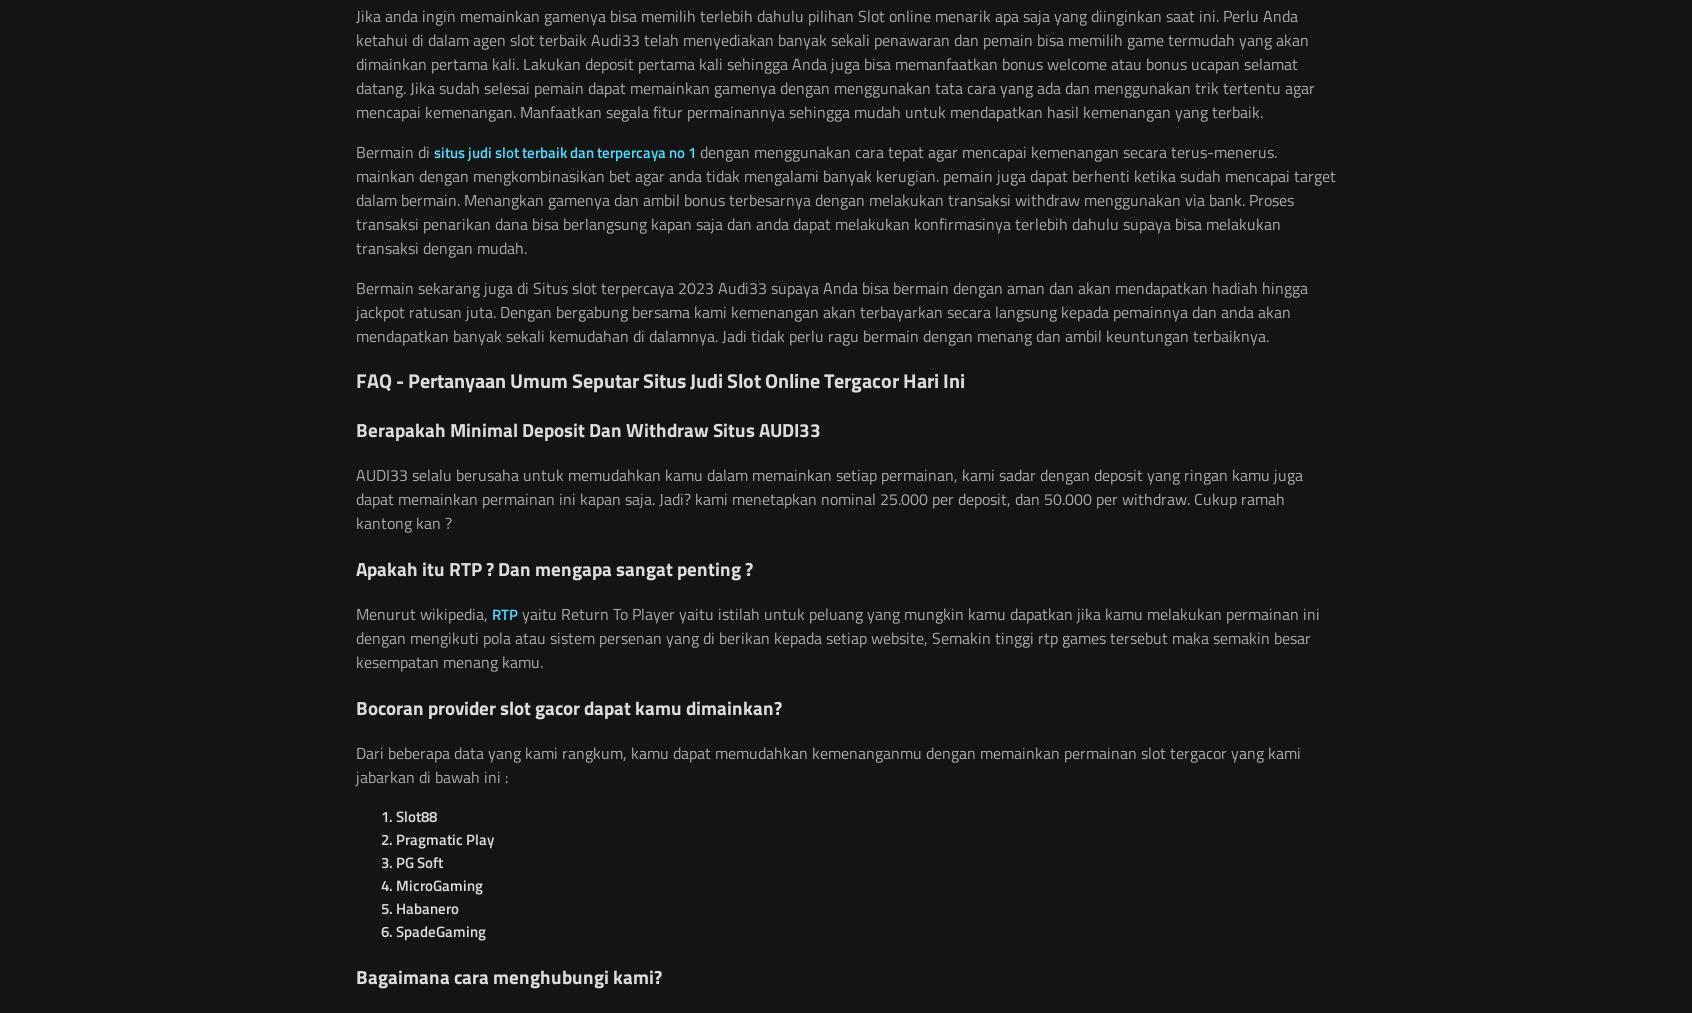 The height and width of the screenshot is (1013, 1692). Describe the element at coordinates (828, 765) in the screenshot. I see `'Dari beberapa data yang kami rangkum, kamu dapat memudahkan kemenanganmu dengan memainkan permainan slot tergacor yang kami jabarkan di bawah ini :'` at that location.